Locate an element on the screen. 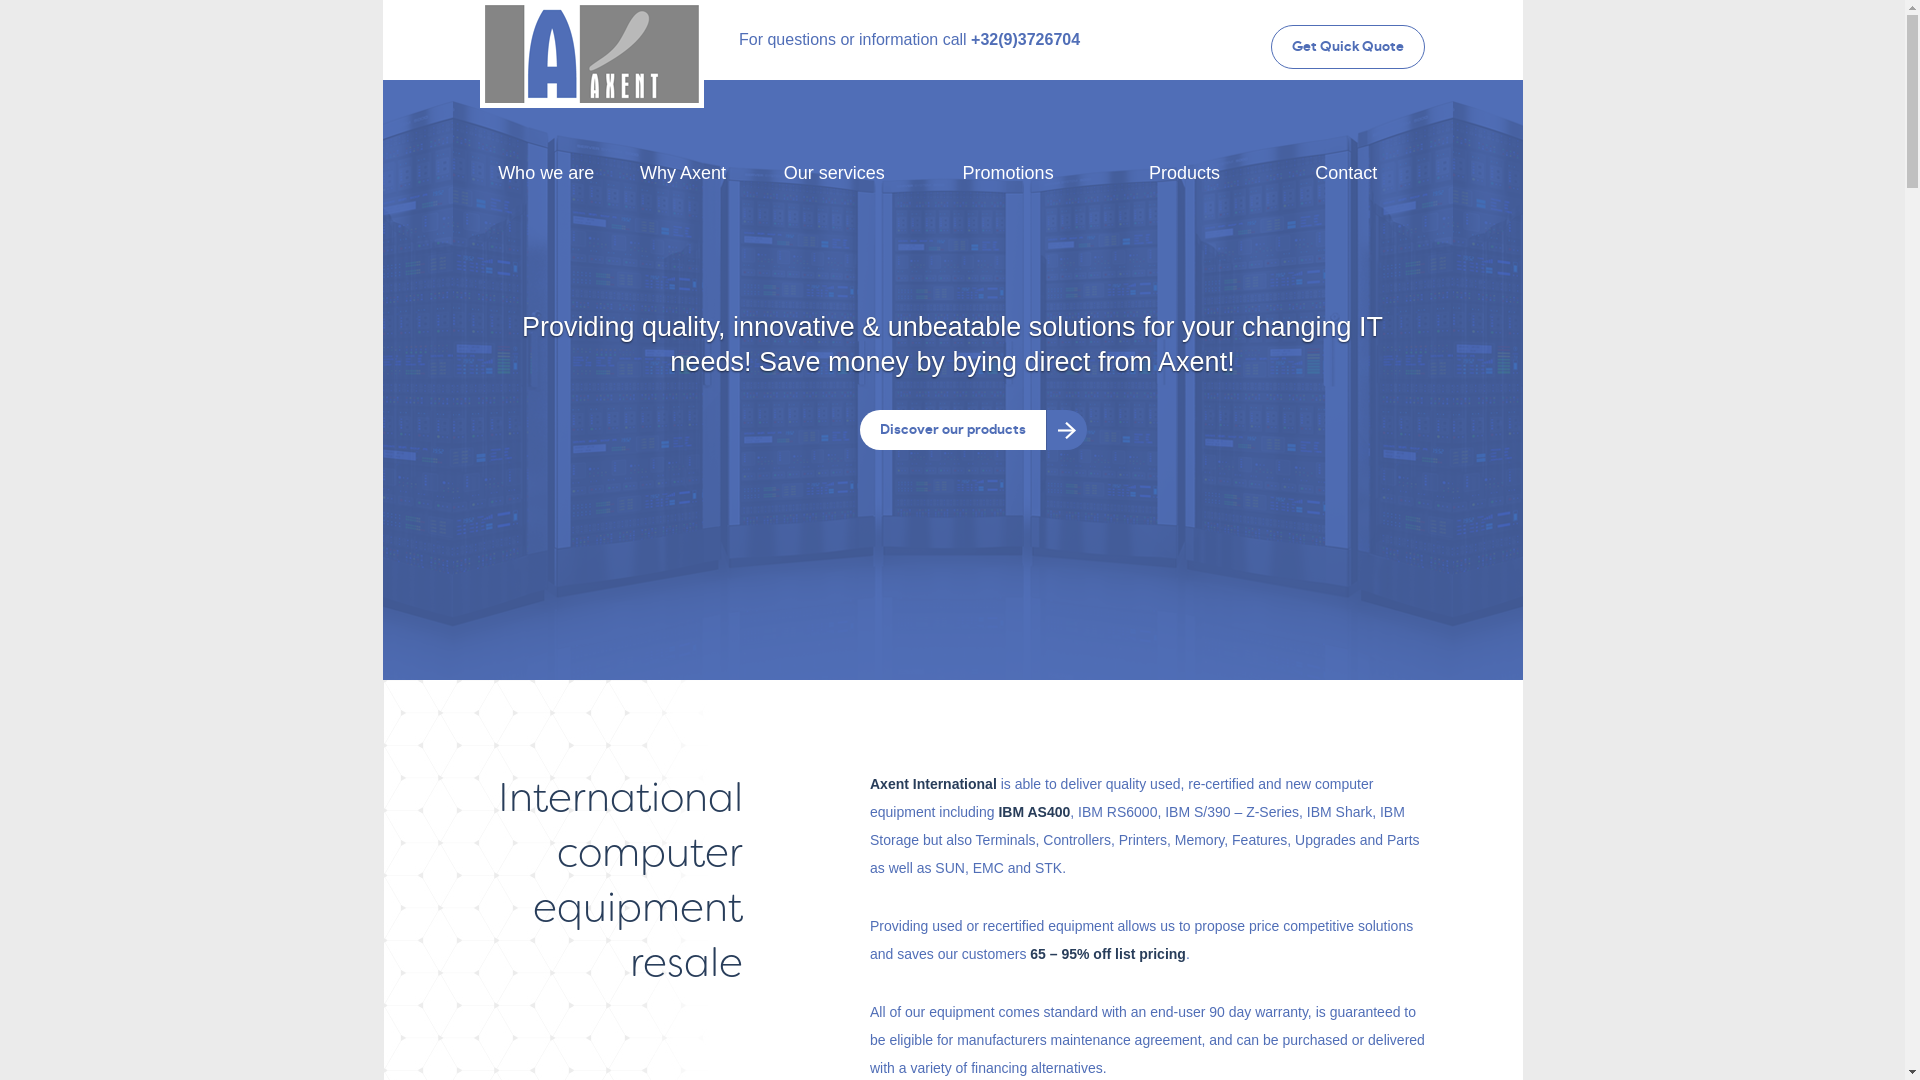 The image size is (1920, 1080). 'Why Axent' is located at coordinates (682, 172).